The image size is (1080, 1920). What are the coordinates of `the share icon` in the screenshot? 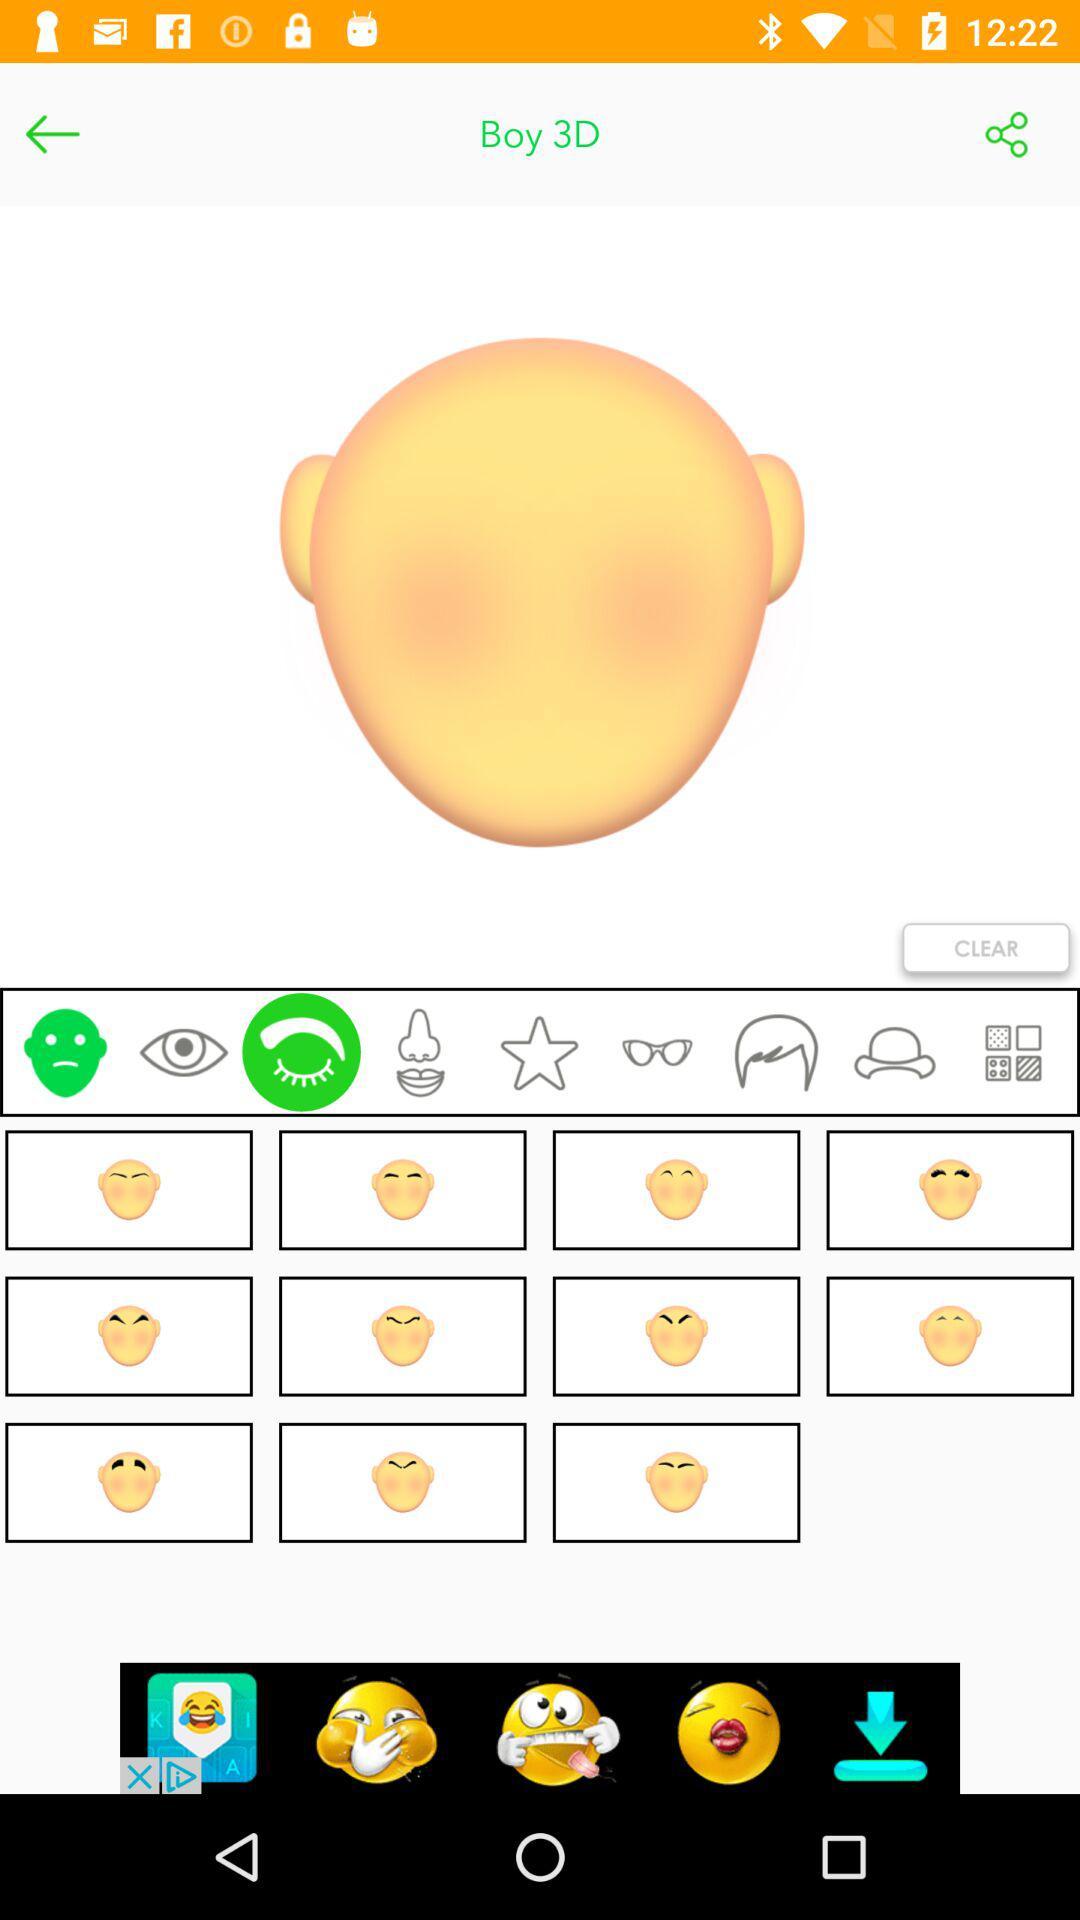 It's located at (1006, 133).